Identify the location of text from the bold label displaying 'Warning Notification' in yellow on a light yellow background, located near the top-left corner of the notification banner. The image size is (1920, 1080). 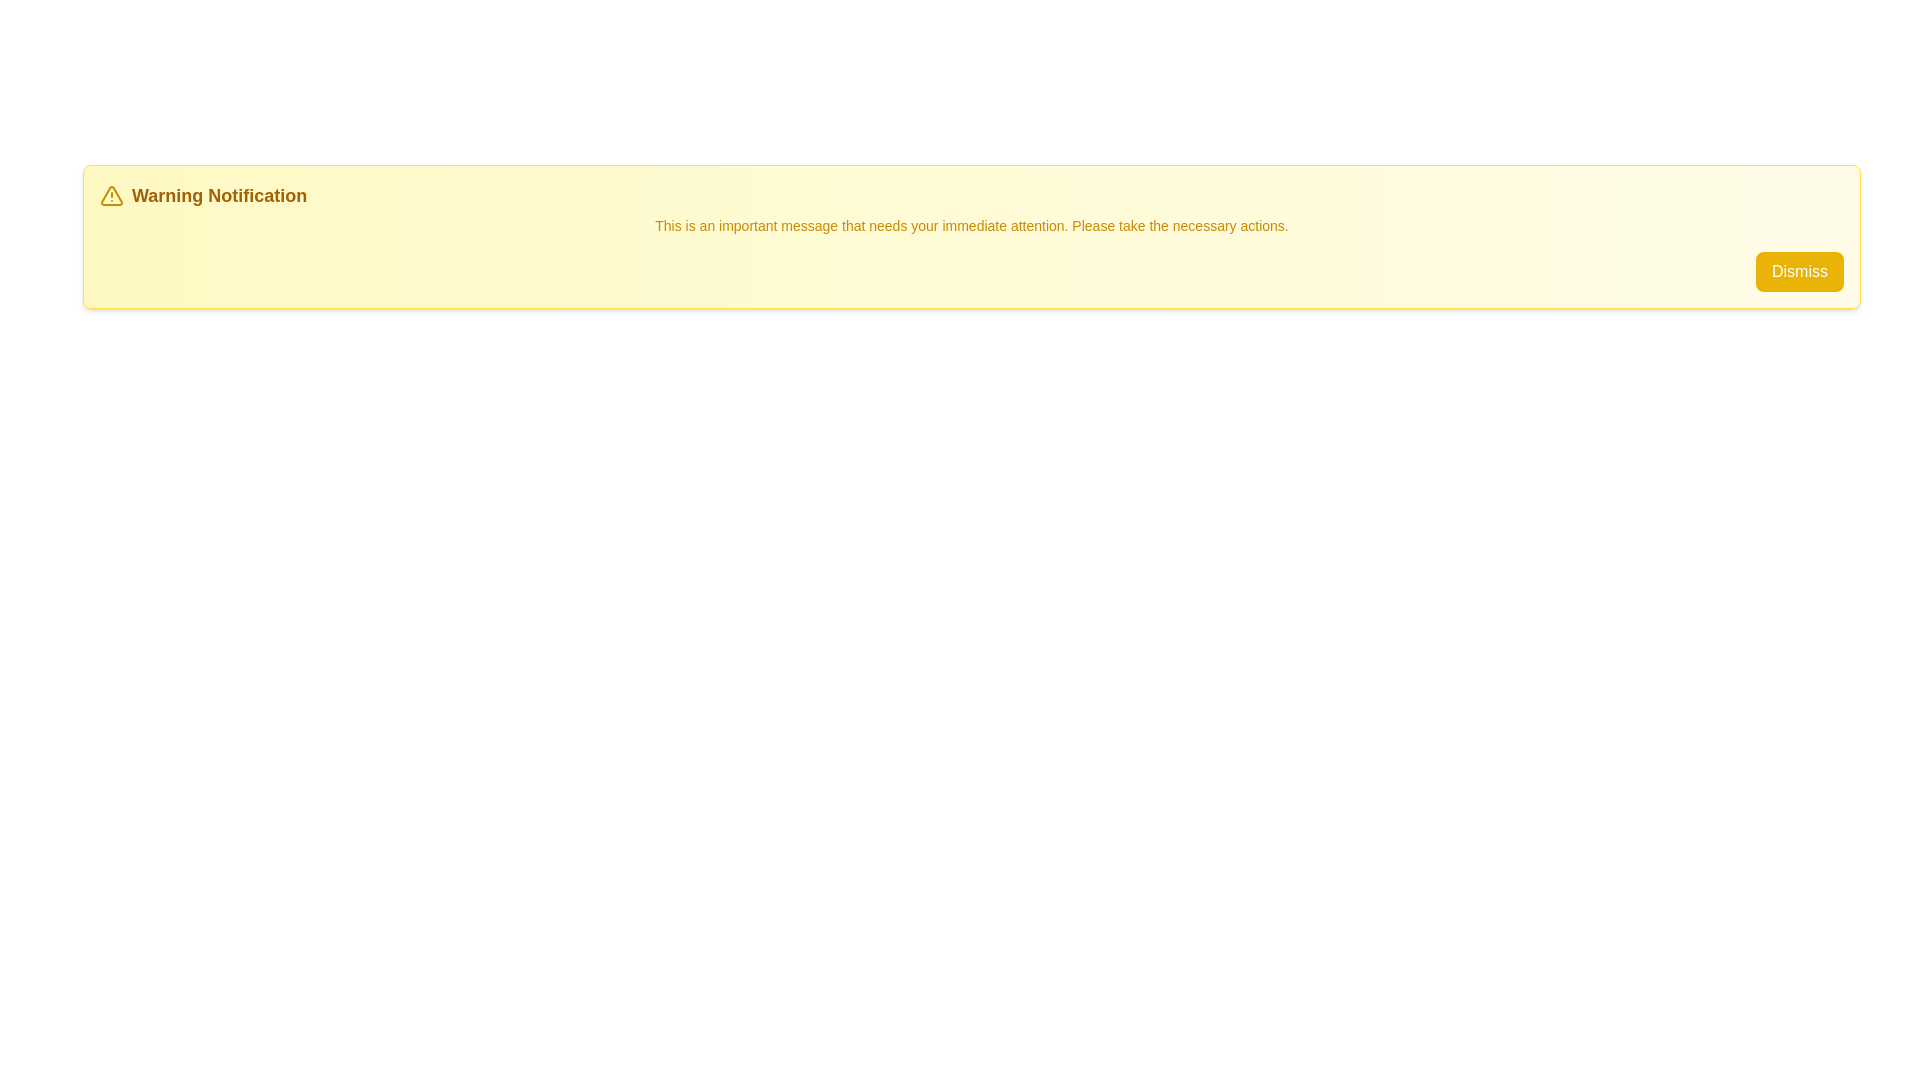
(219, 196).